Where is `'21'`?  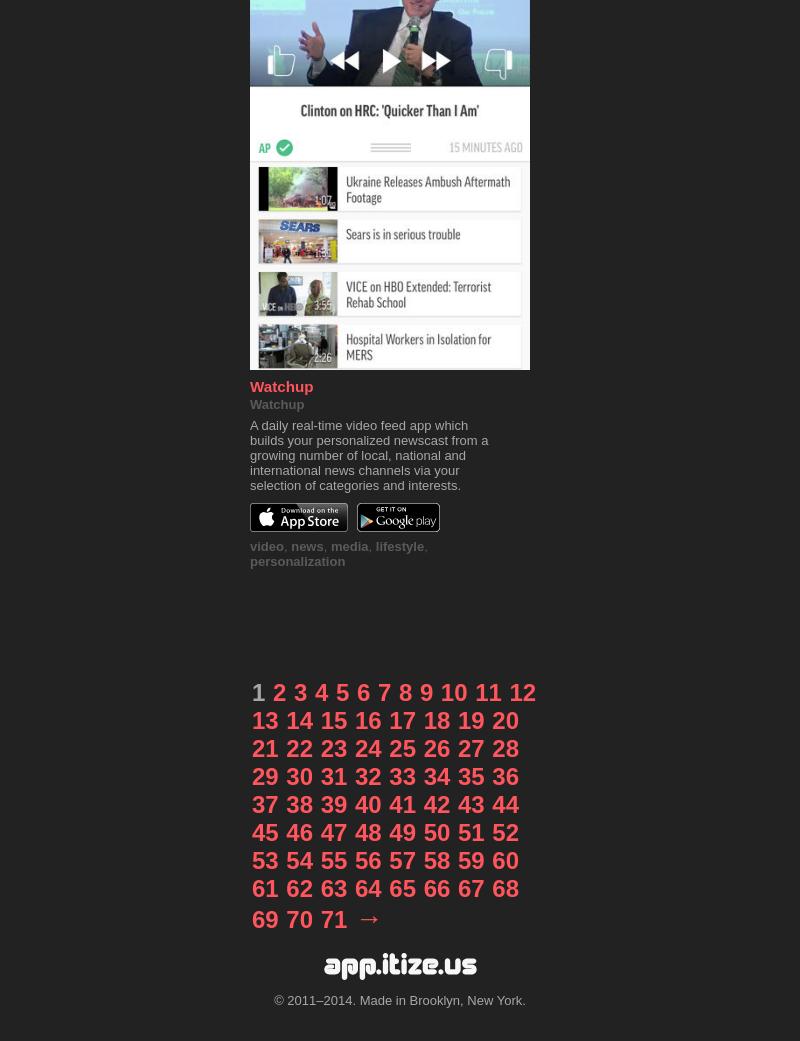 '21' is located at coordinates (263, 748).